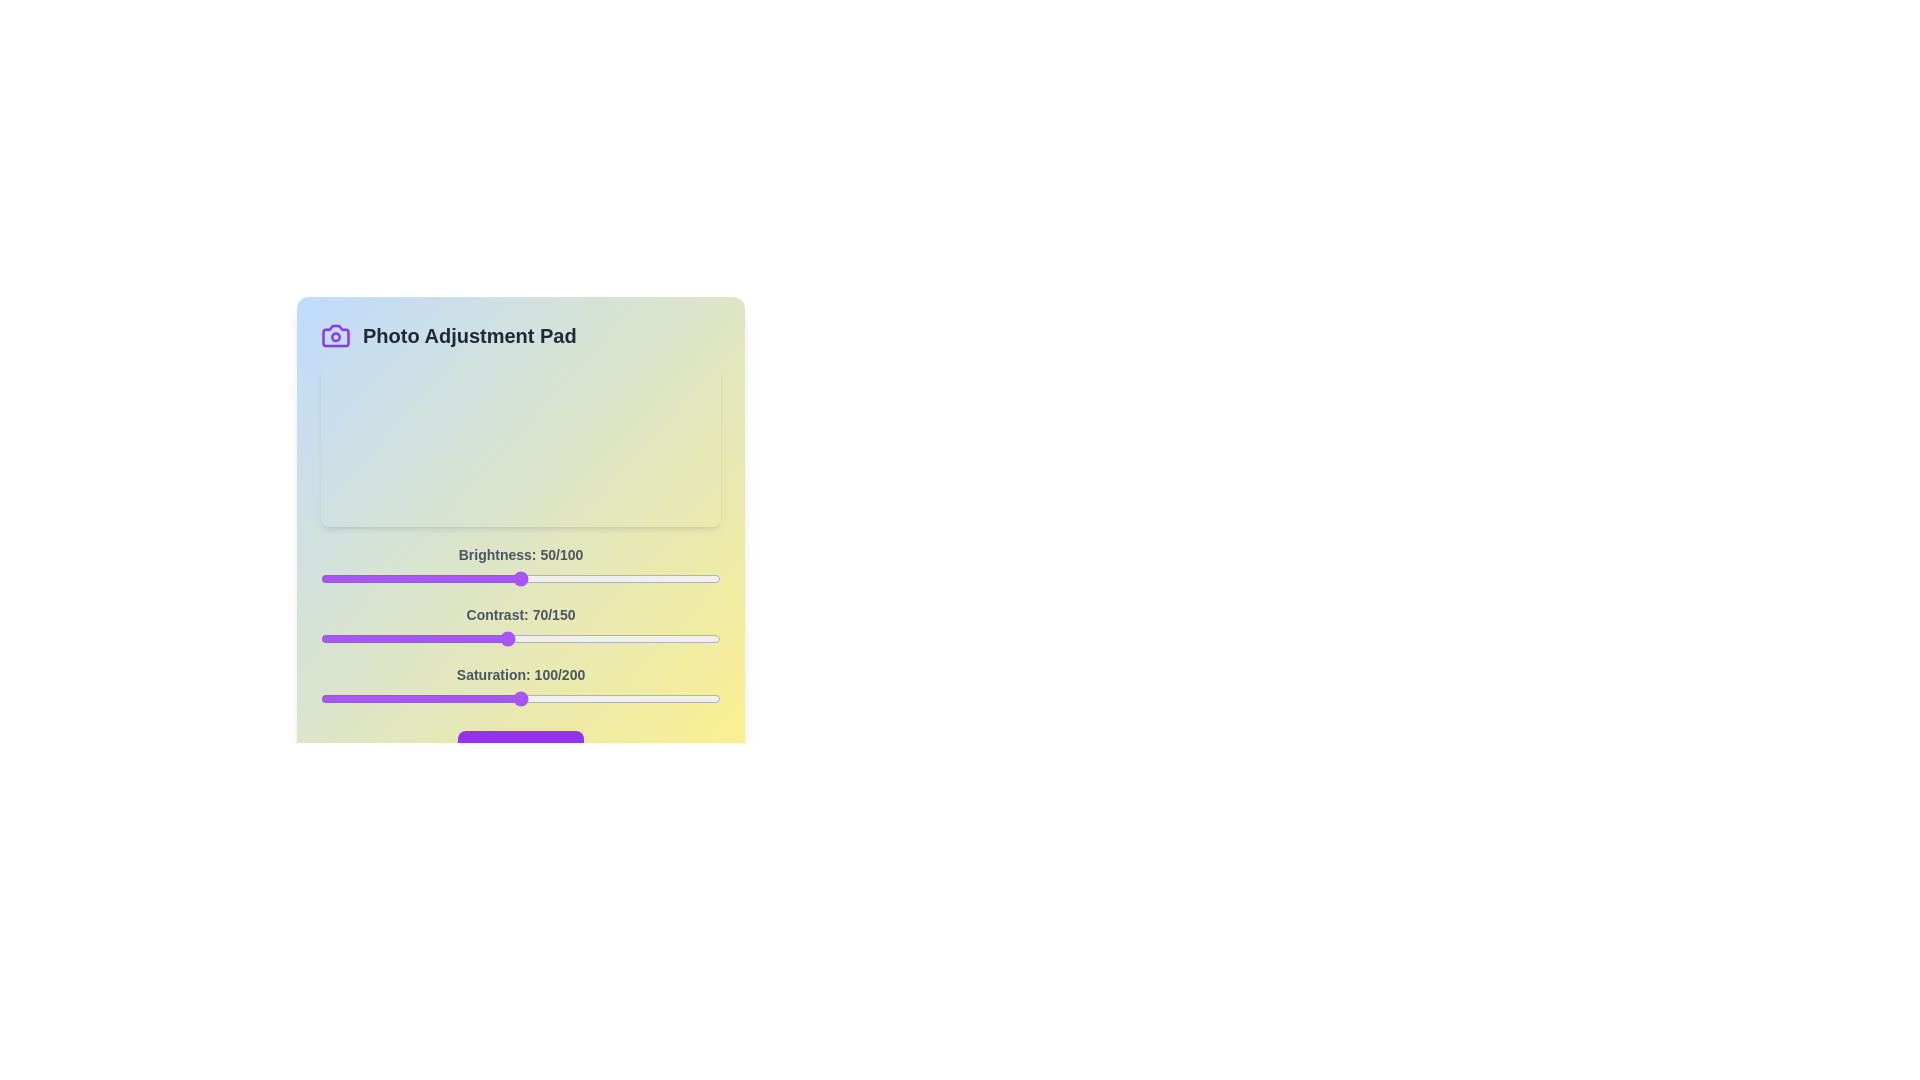 The image size is (1920, 1080). What do you see at coordinates (672, 578) in the screenshot?
I see `the 0 slider to 88` at bounding box center [672, 578].